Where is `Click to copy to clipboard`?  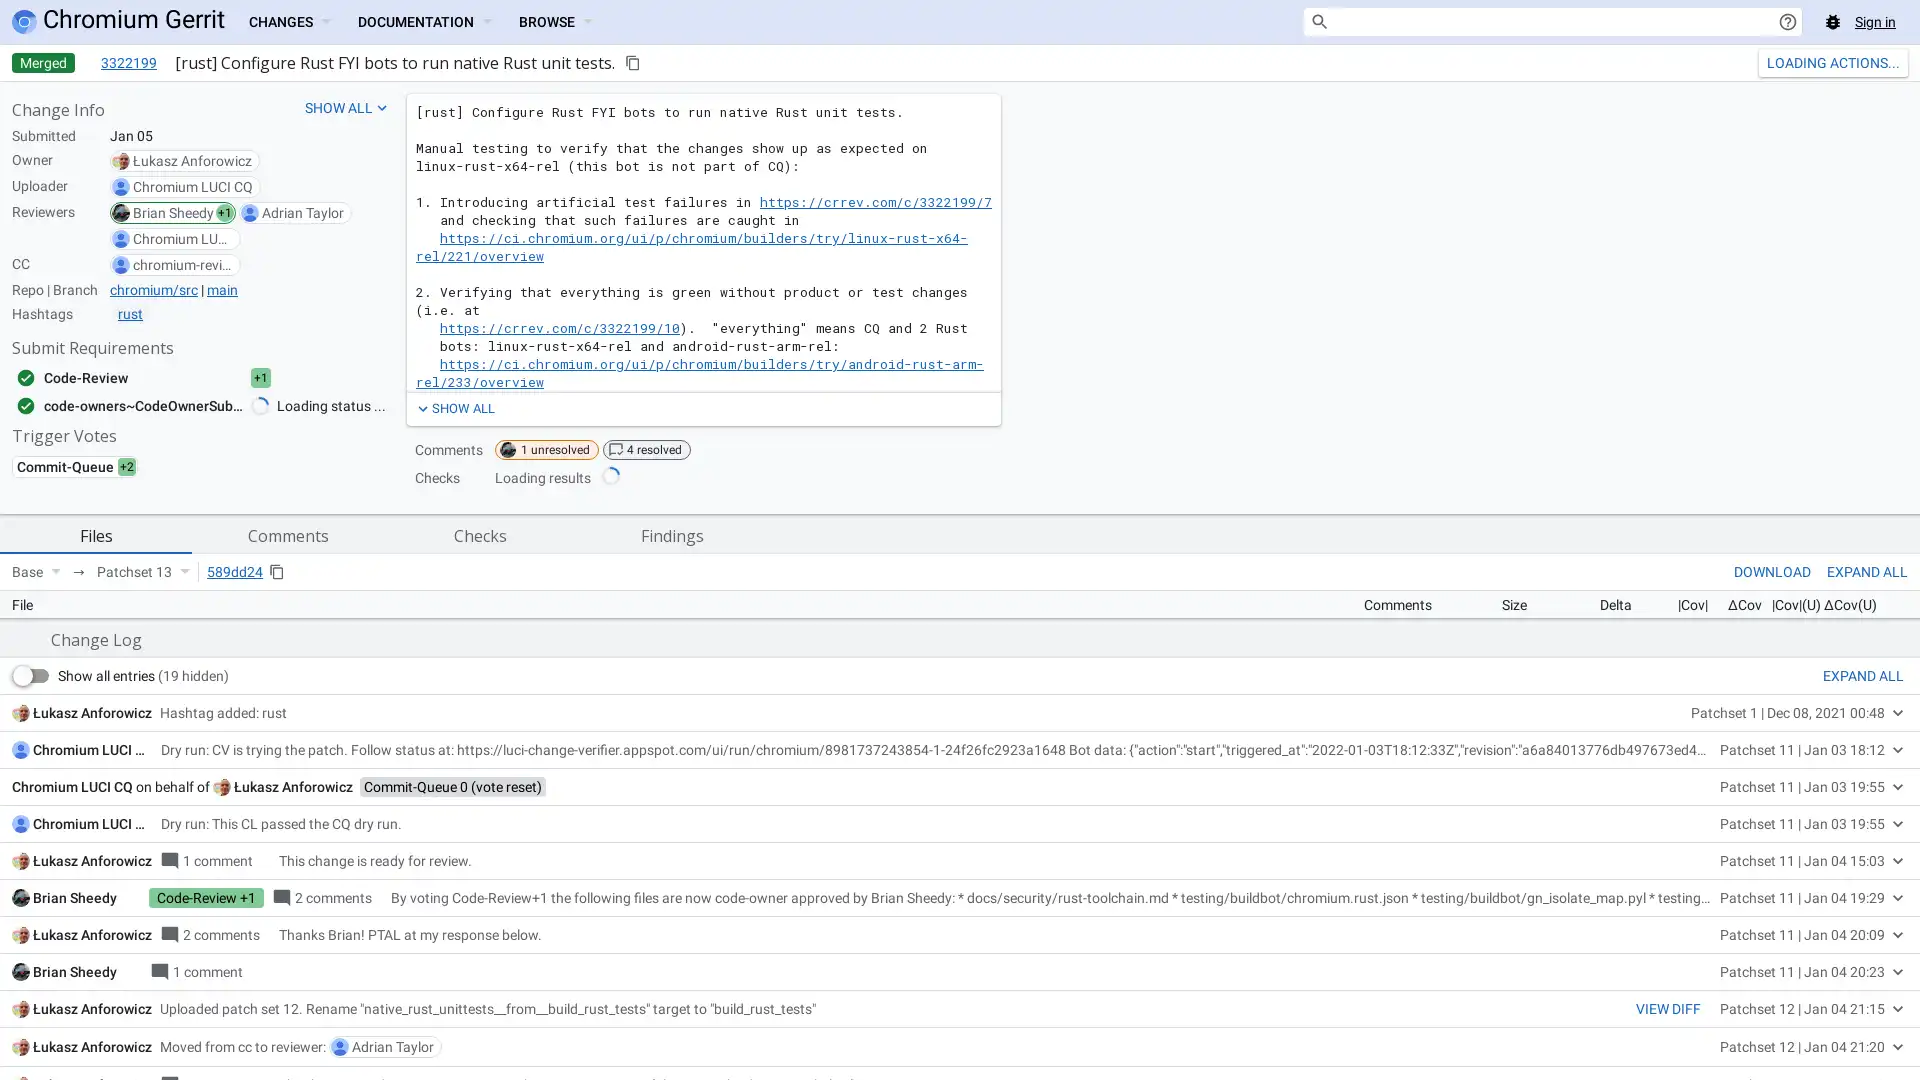 Click to copy to clipboard is located at coordinates (276, 571).